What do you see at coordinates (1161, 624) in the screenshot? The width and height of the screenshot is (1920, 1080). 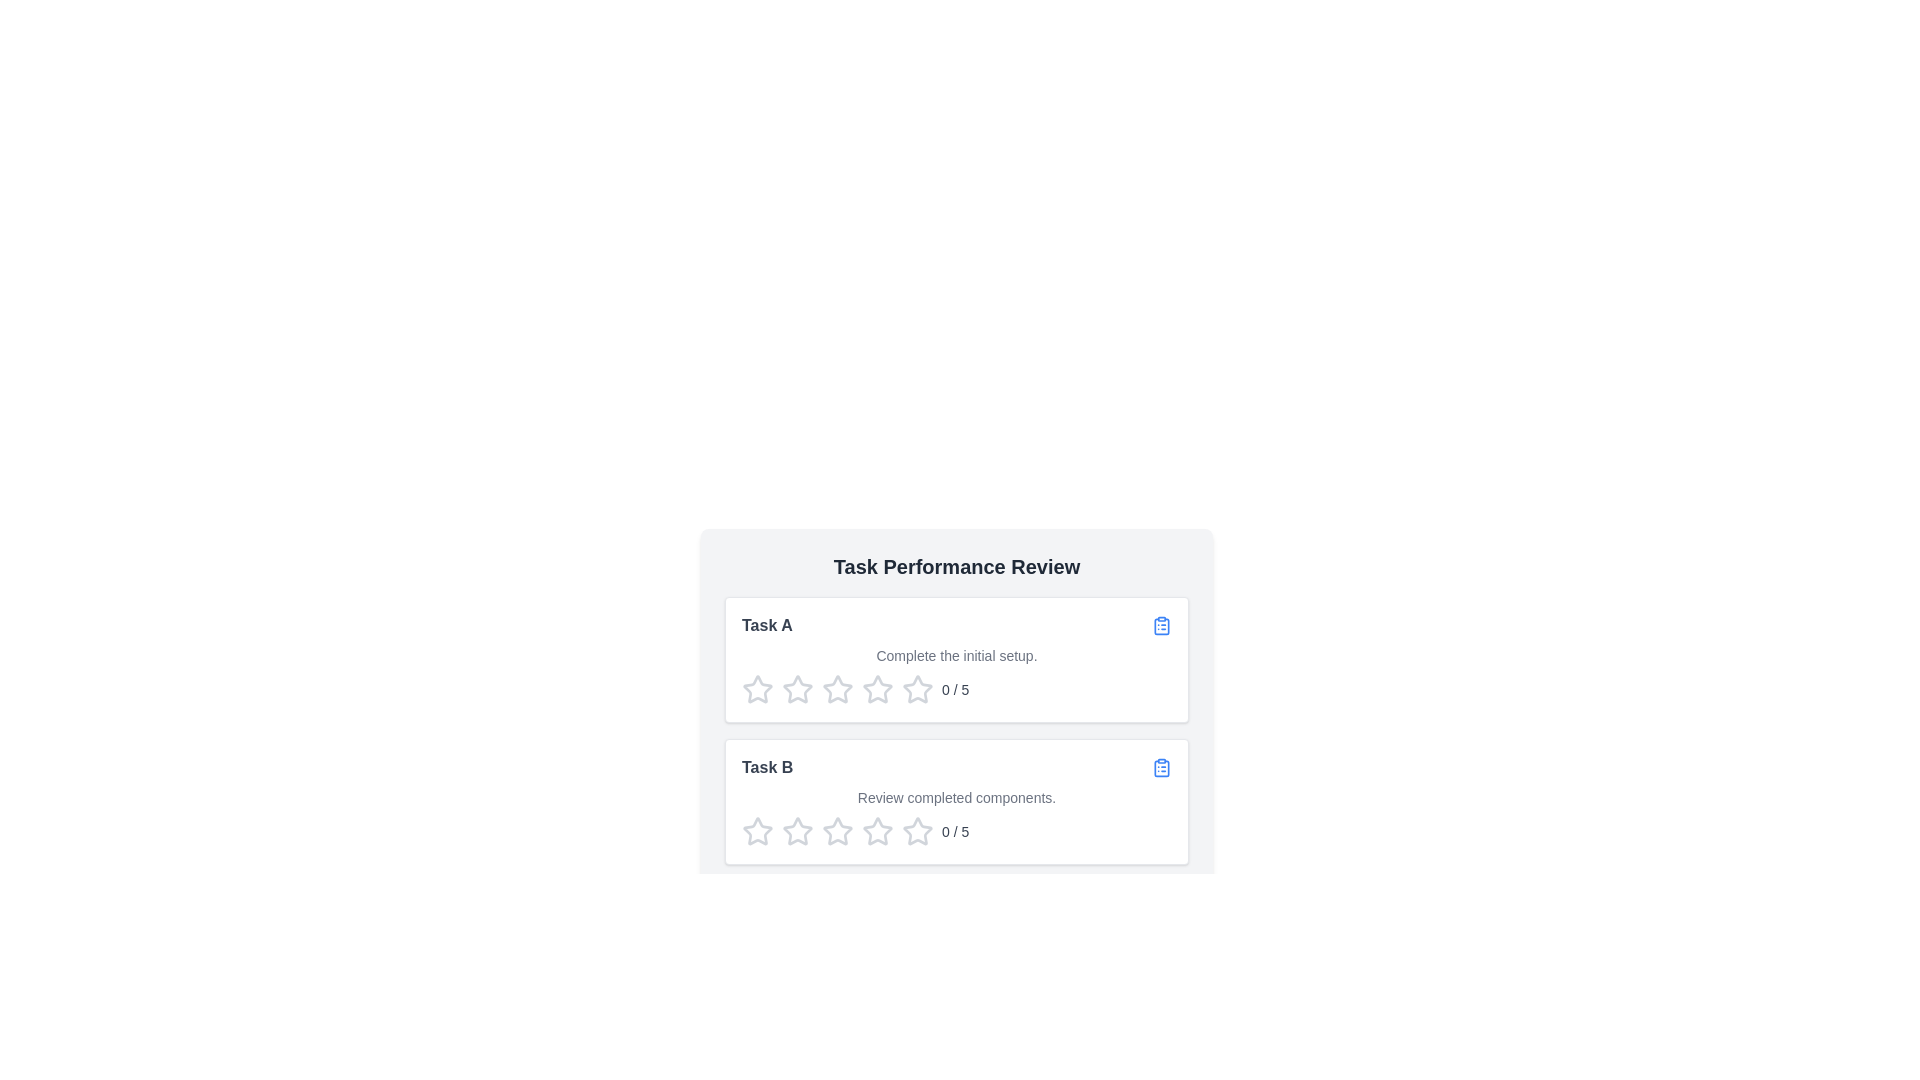 I see `the clipboard icon located at the far right of the row for 'Task A' by` at bounding box center [1161, 624].